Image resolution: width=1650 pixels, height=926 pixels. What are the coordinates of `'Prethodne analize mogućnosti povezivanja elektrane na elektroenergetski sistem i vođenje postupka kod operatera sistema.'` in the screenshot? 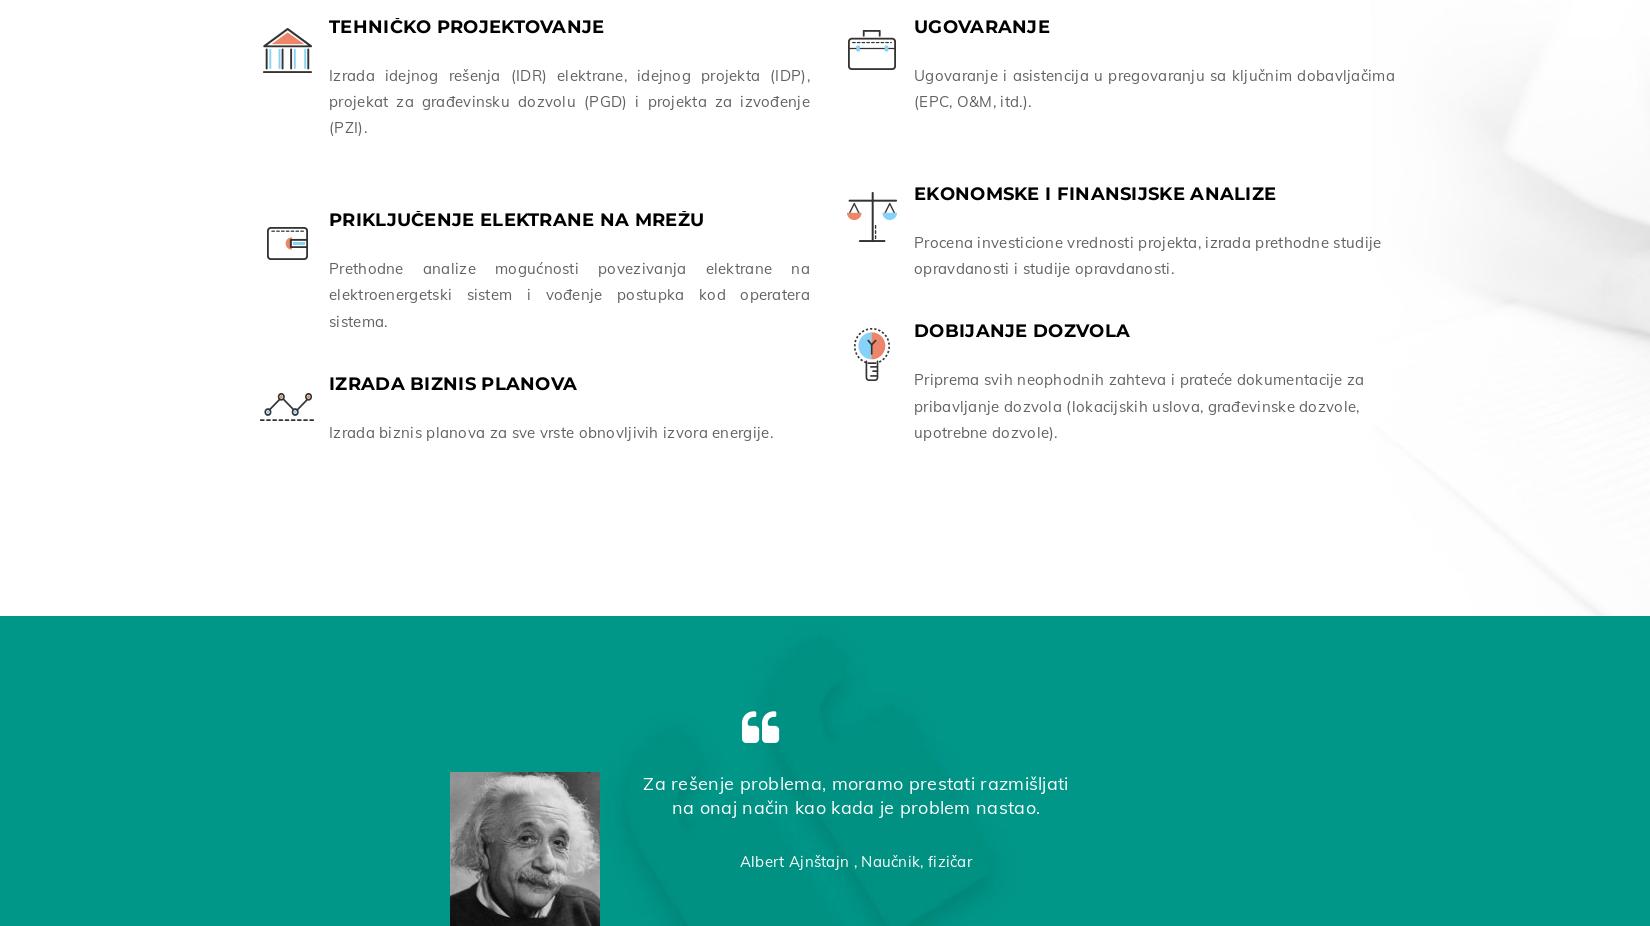 It's located at (568, 291).